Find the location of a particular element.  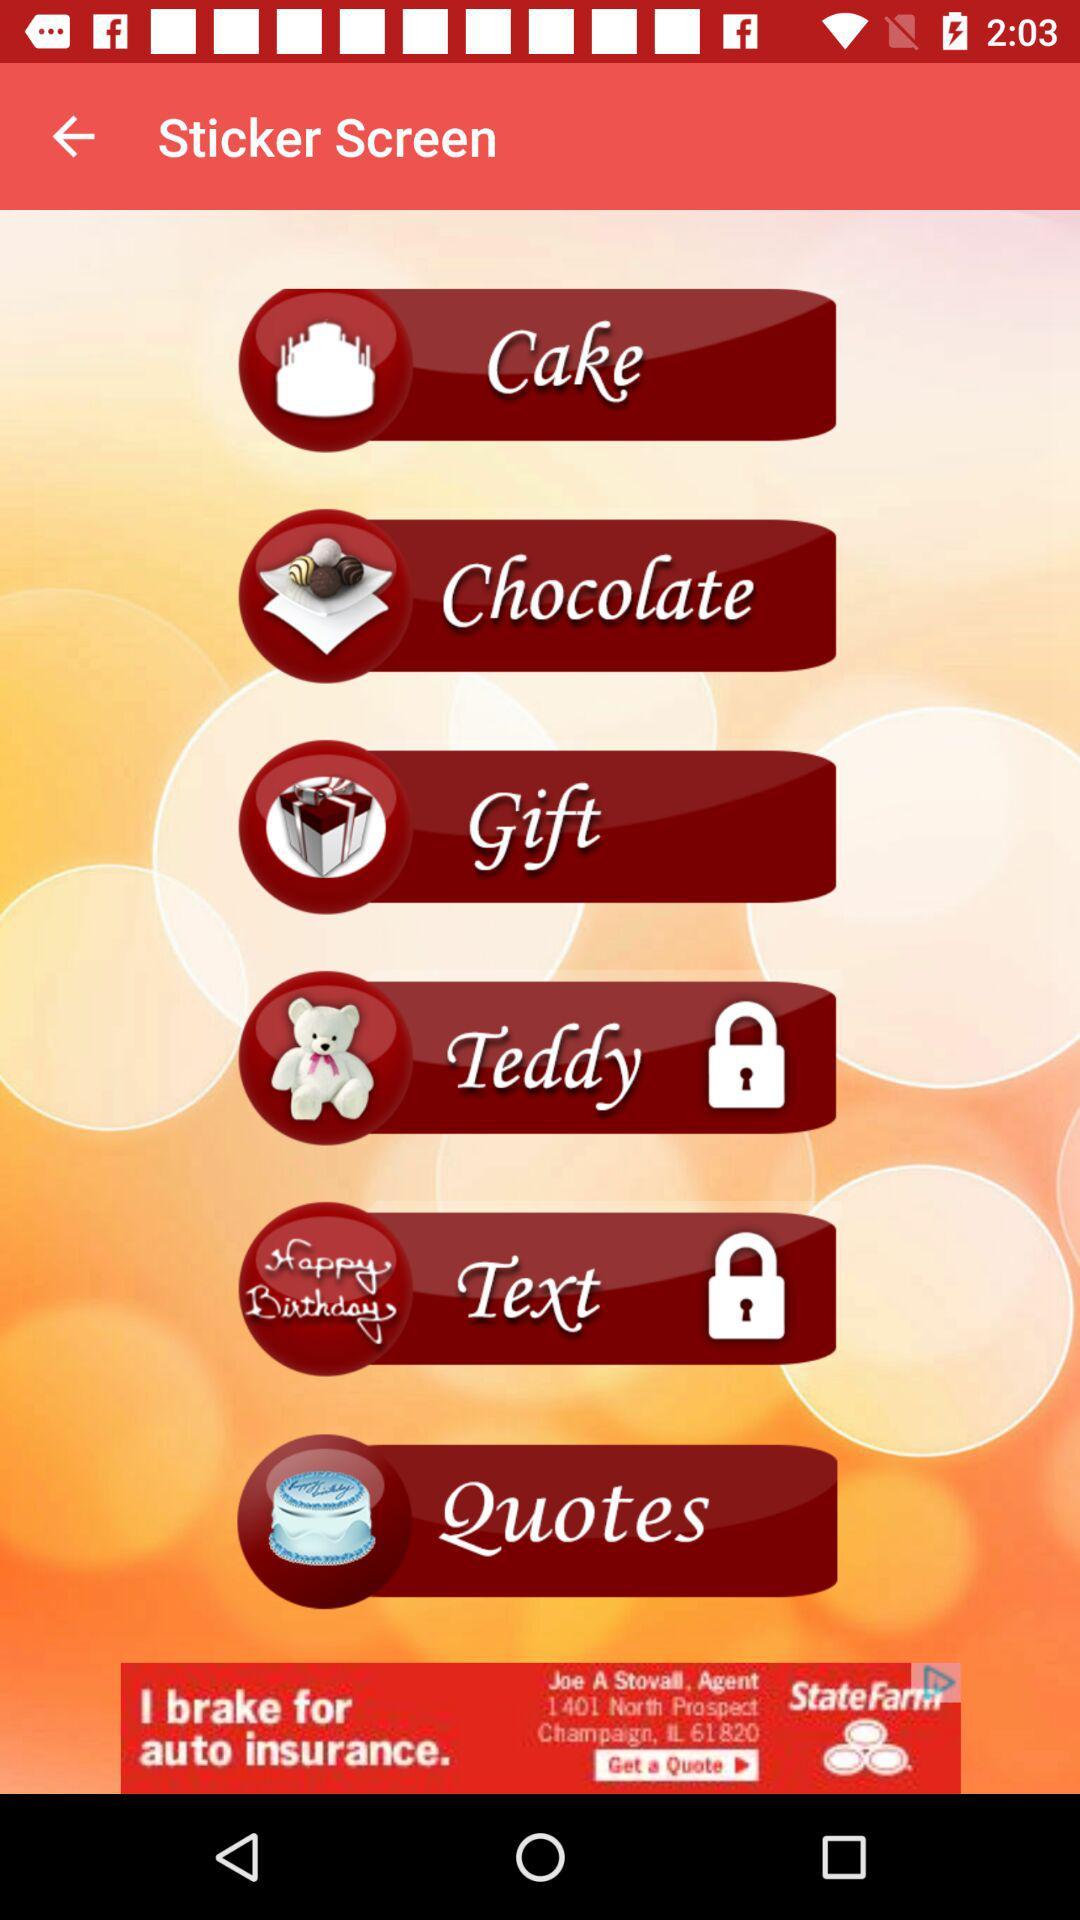

see stickers in chocolate category is located at coordinates (540, 595).